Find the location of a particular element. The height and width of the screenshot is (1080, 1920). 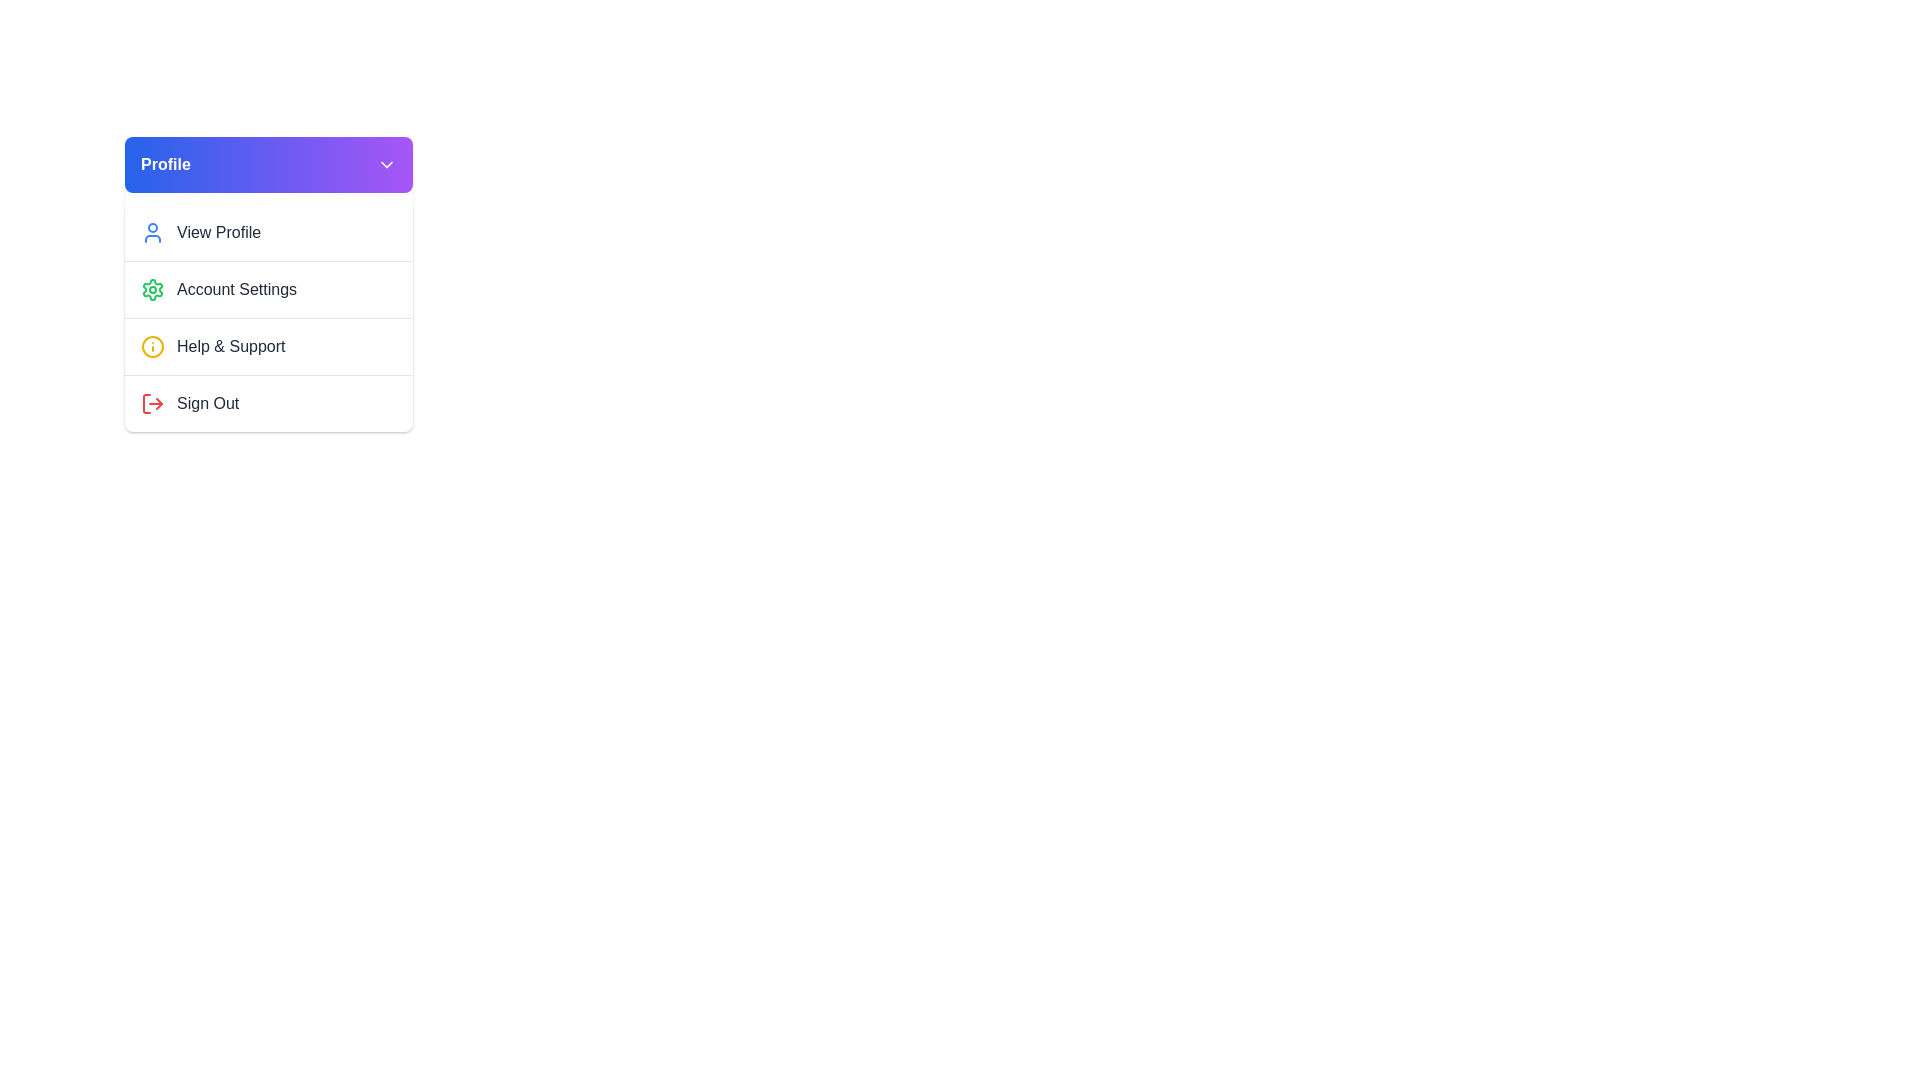

the first text label in the 'Profile' dropdown panel is located at coordinates (219, 231).